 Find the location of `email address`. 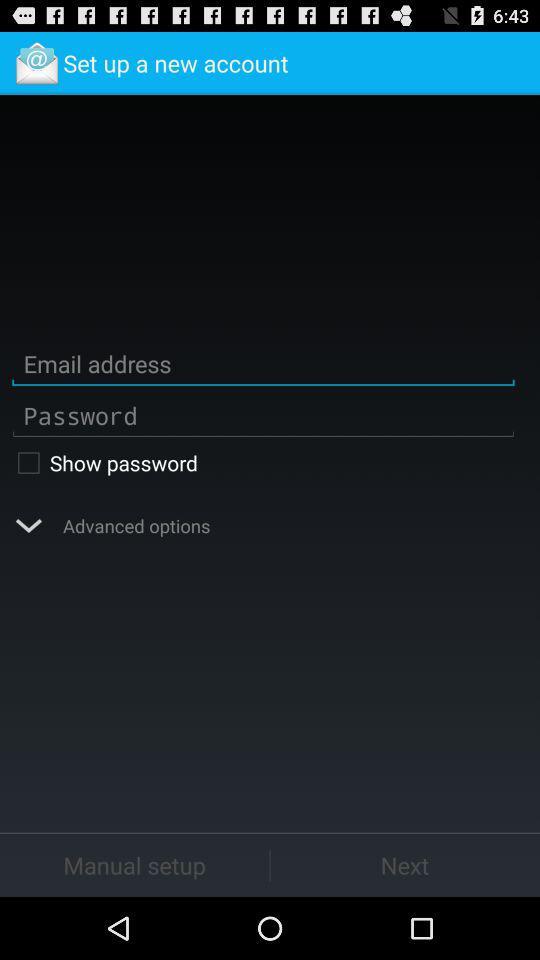

email address is located at coordinates (263, 363).